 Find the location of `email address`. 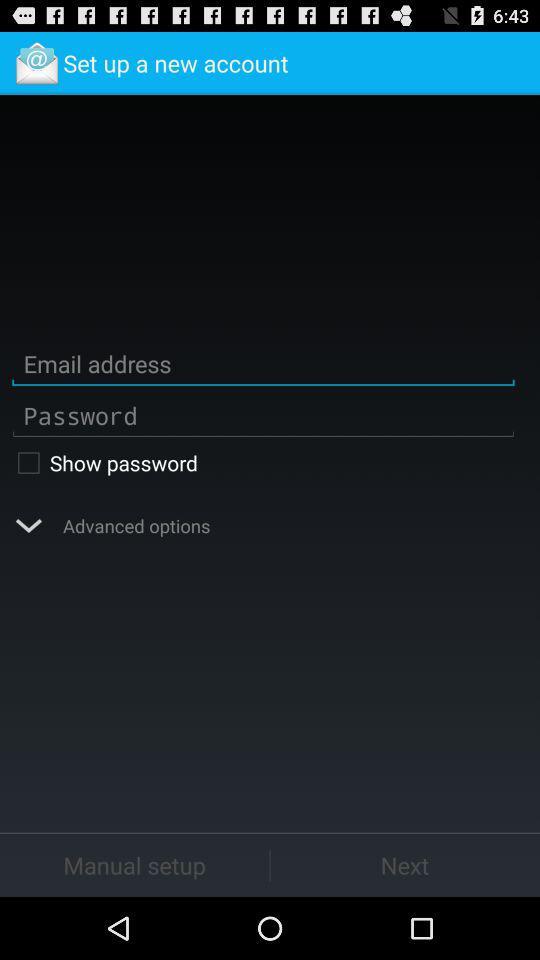

email address is located at coordinates (263, 363).